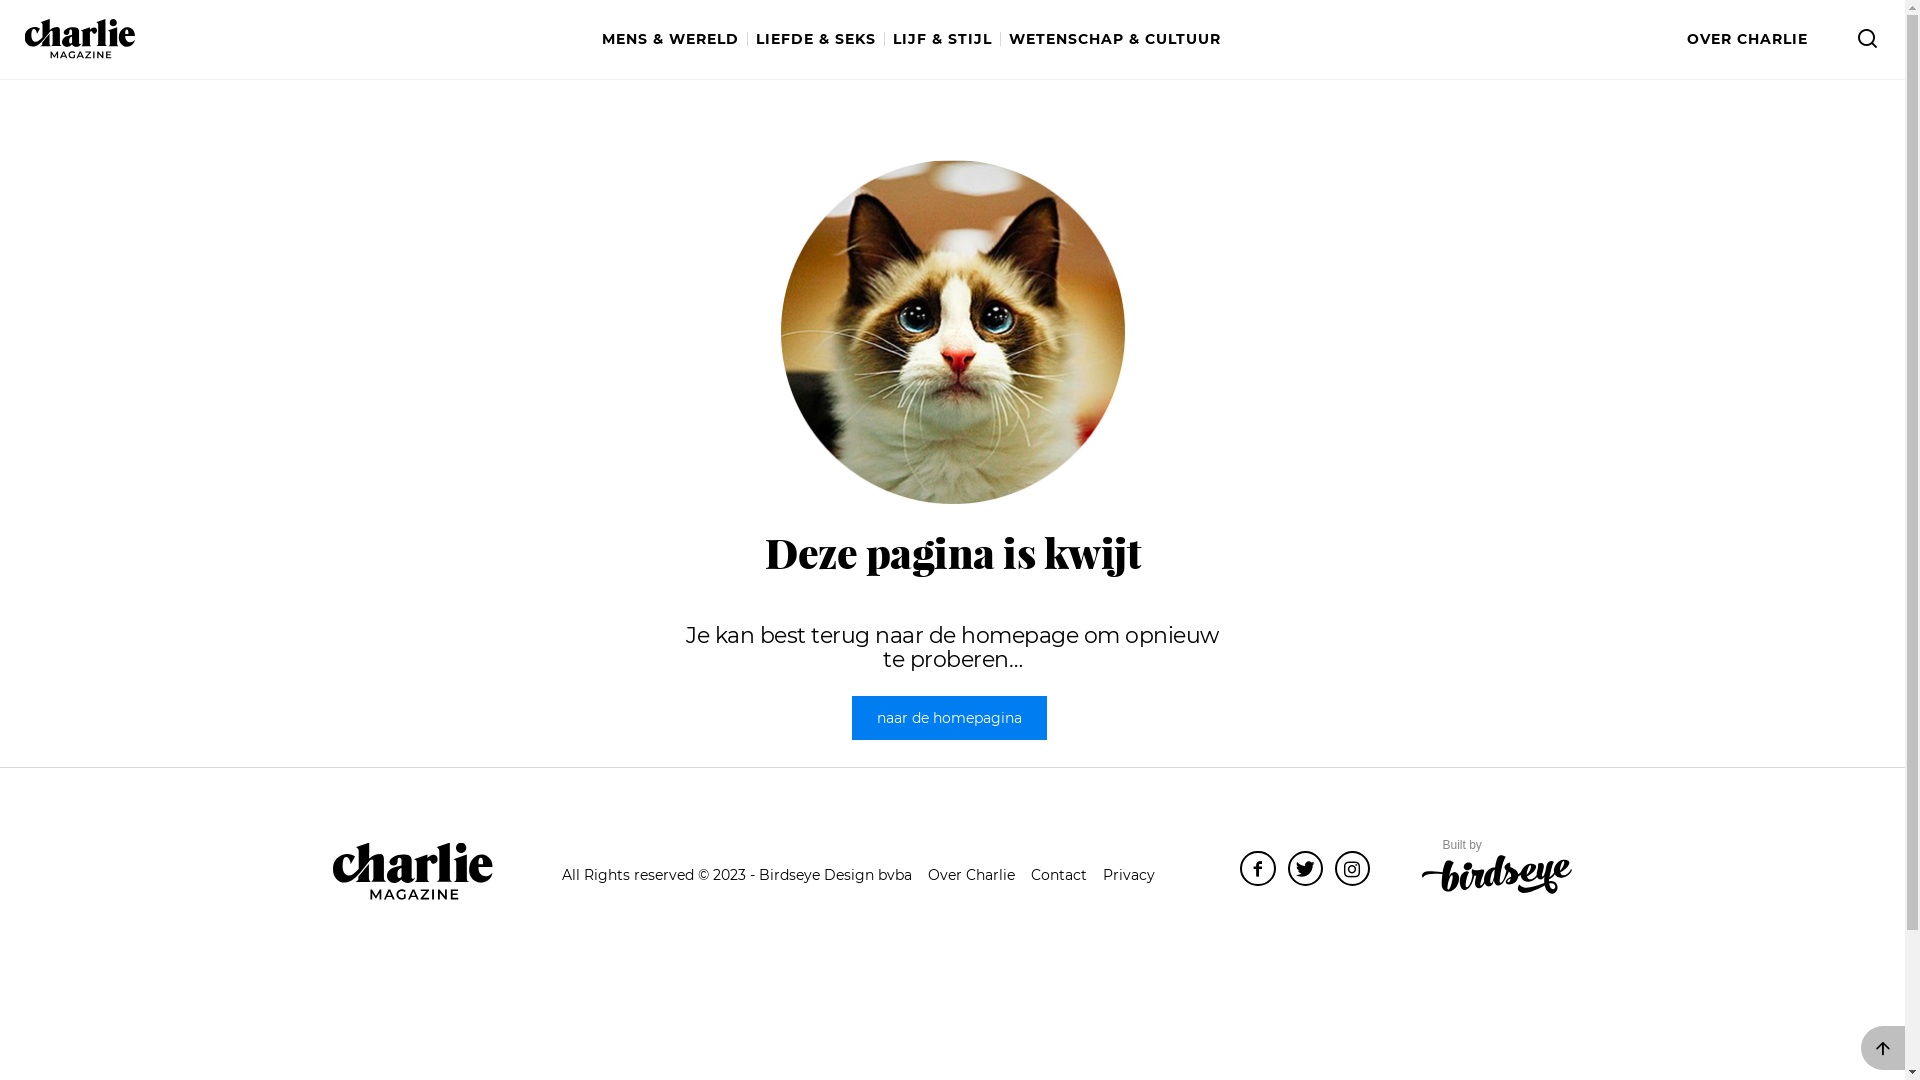 The height and width of the screenshot is (1080, 1920). I want to click on 'LIJF & STIJL', so click(944, 39).